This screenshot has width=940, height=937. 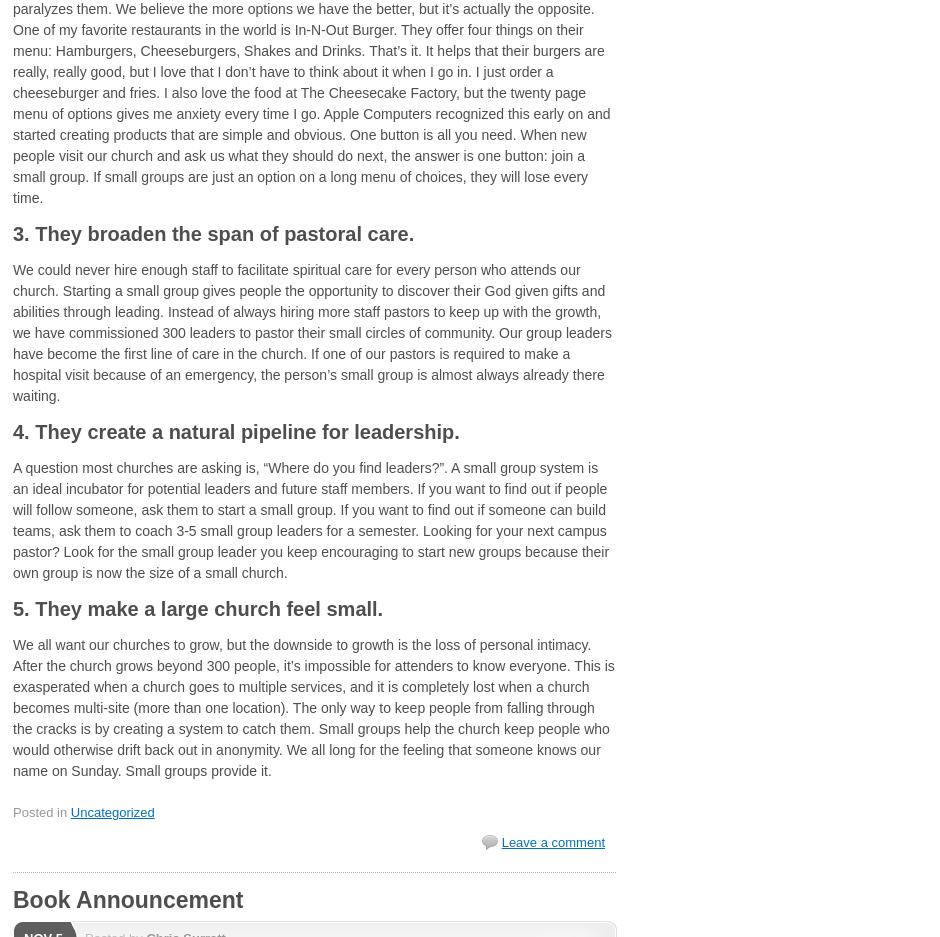 What do you see at coordinates (40, 811) in the screenshot?
I see `'Posted in'` at bounding box center [40, 811].